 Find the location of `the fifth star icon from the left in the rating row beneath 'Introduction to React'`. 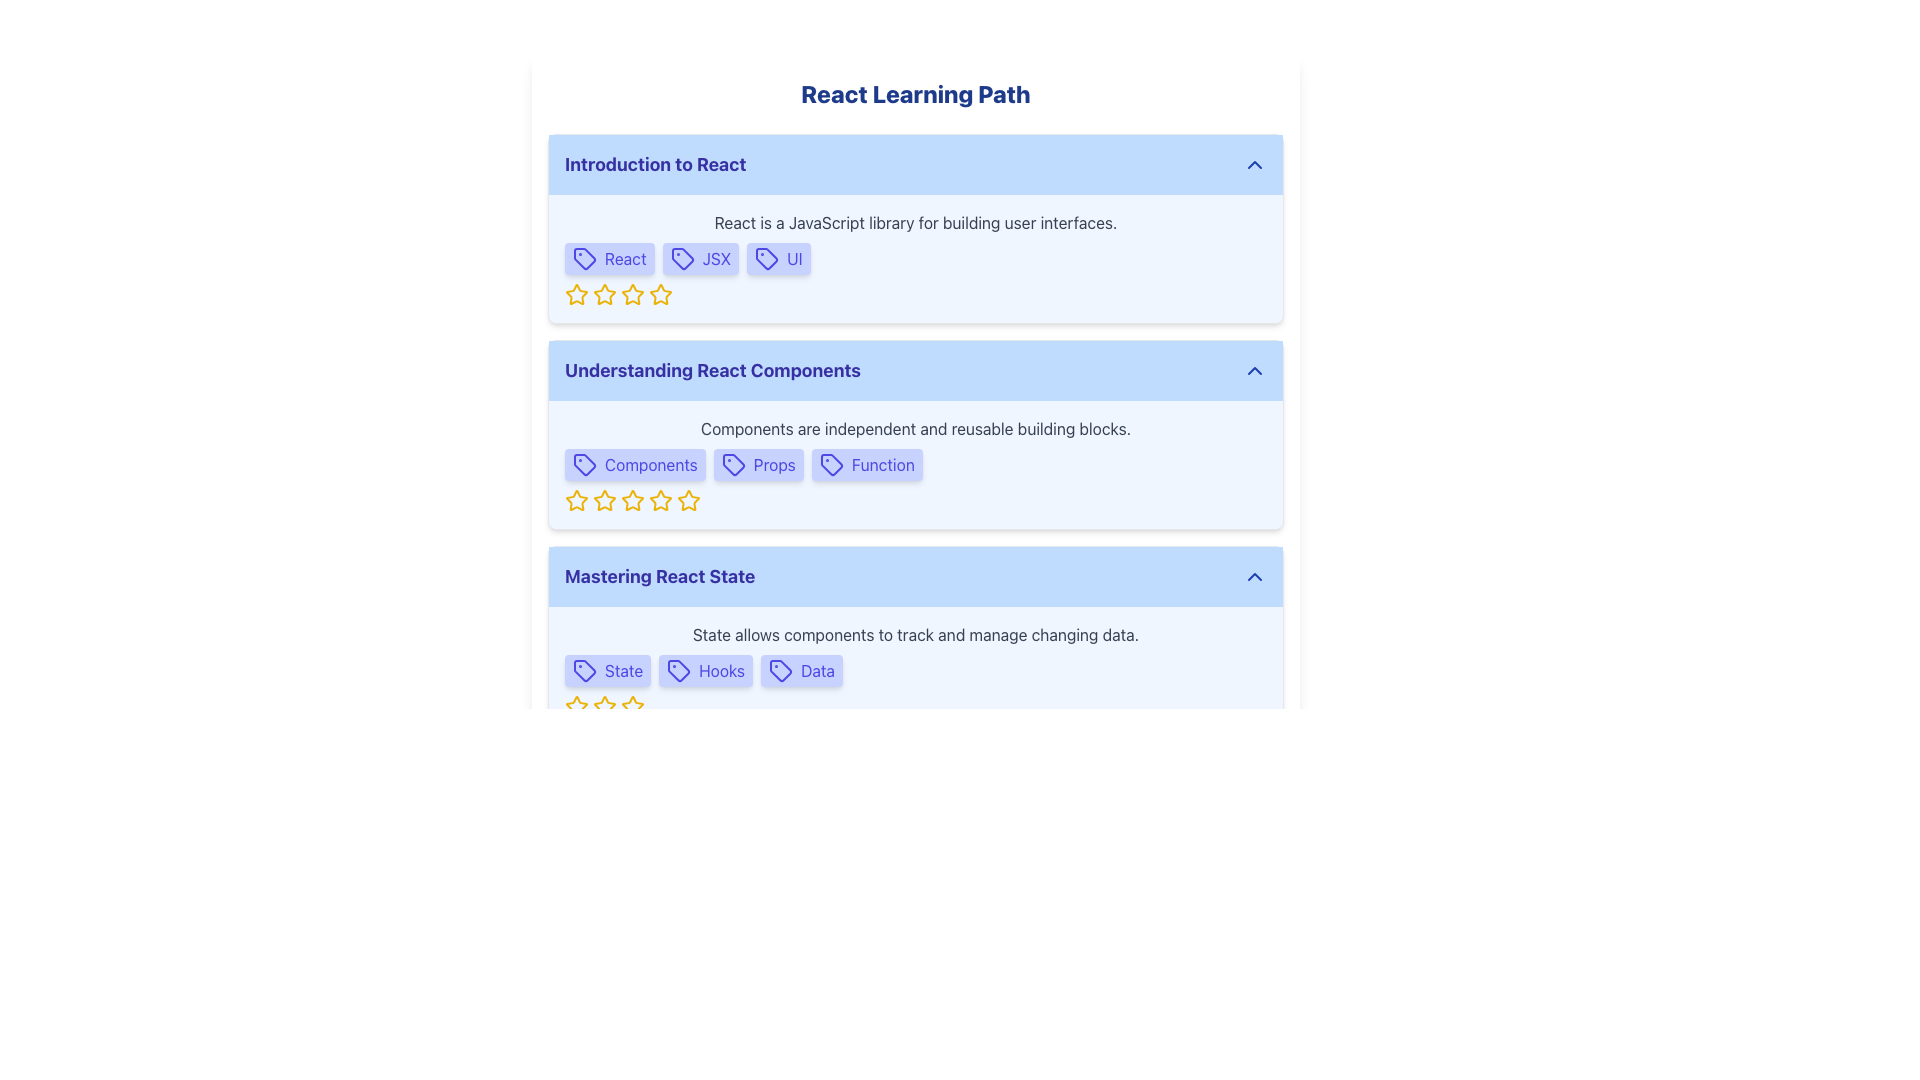

the fifth star icon from the left in the rating row beneath 'Introduction to React' is located at coordinates (632, 294).